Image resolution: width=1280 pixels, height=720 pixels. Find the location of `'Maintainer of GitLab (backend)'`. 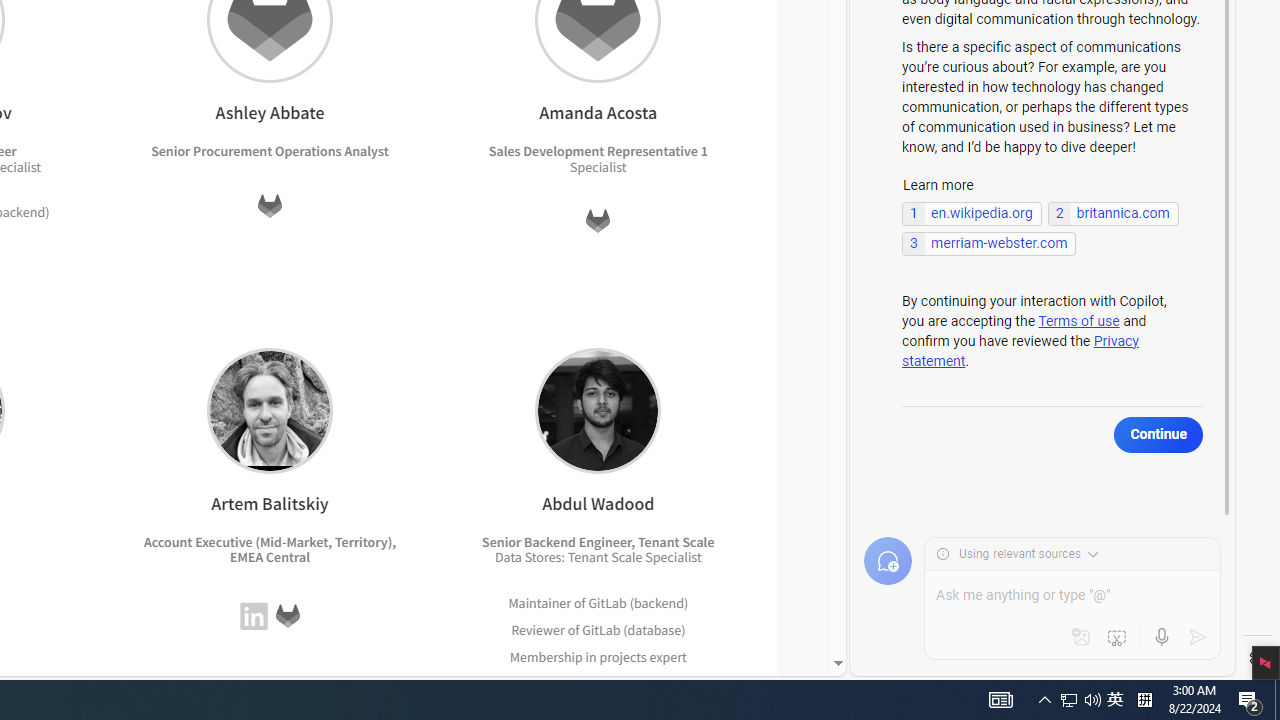

'Maintainer of GitLab (backend)' is located at coordinates (597, 601).